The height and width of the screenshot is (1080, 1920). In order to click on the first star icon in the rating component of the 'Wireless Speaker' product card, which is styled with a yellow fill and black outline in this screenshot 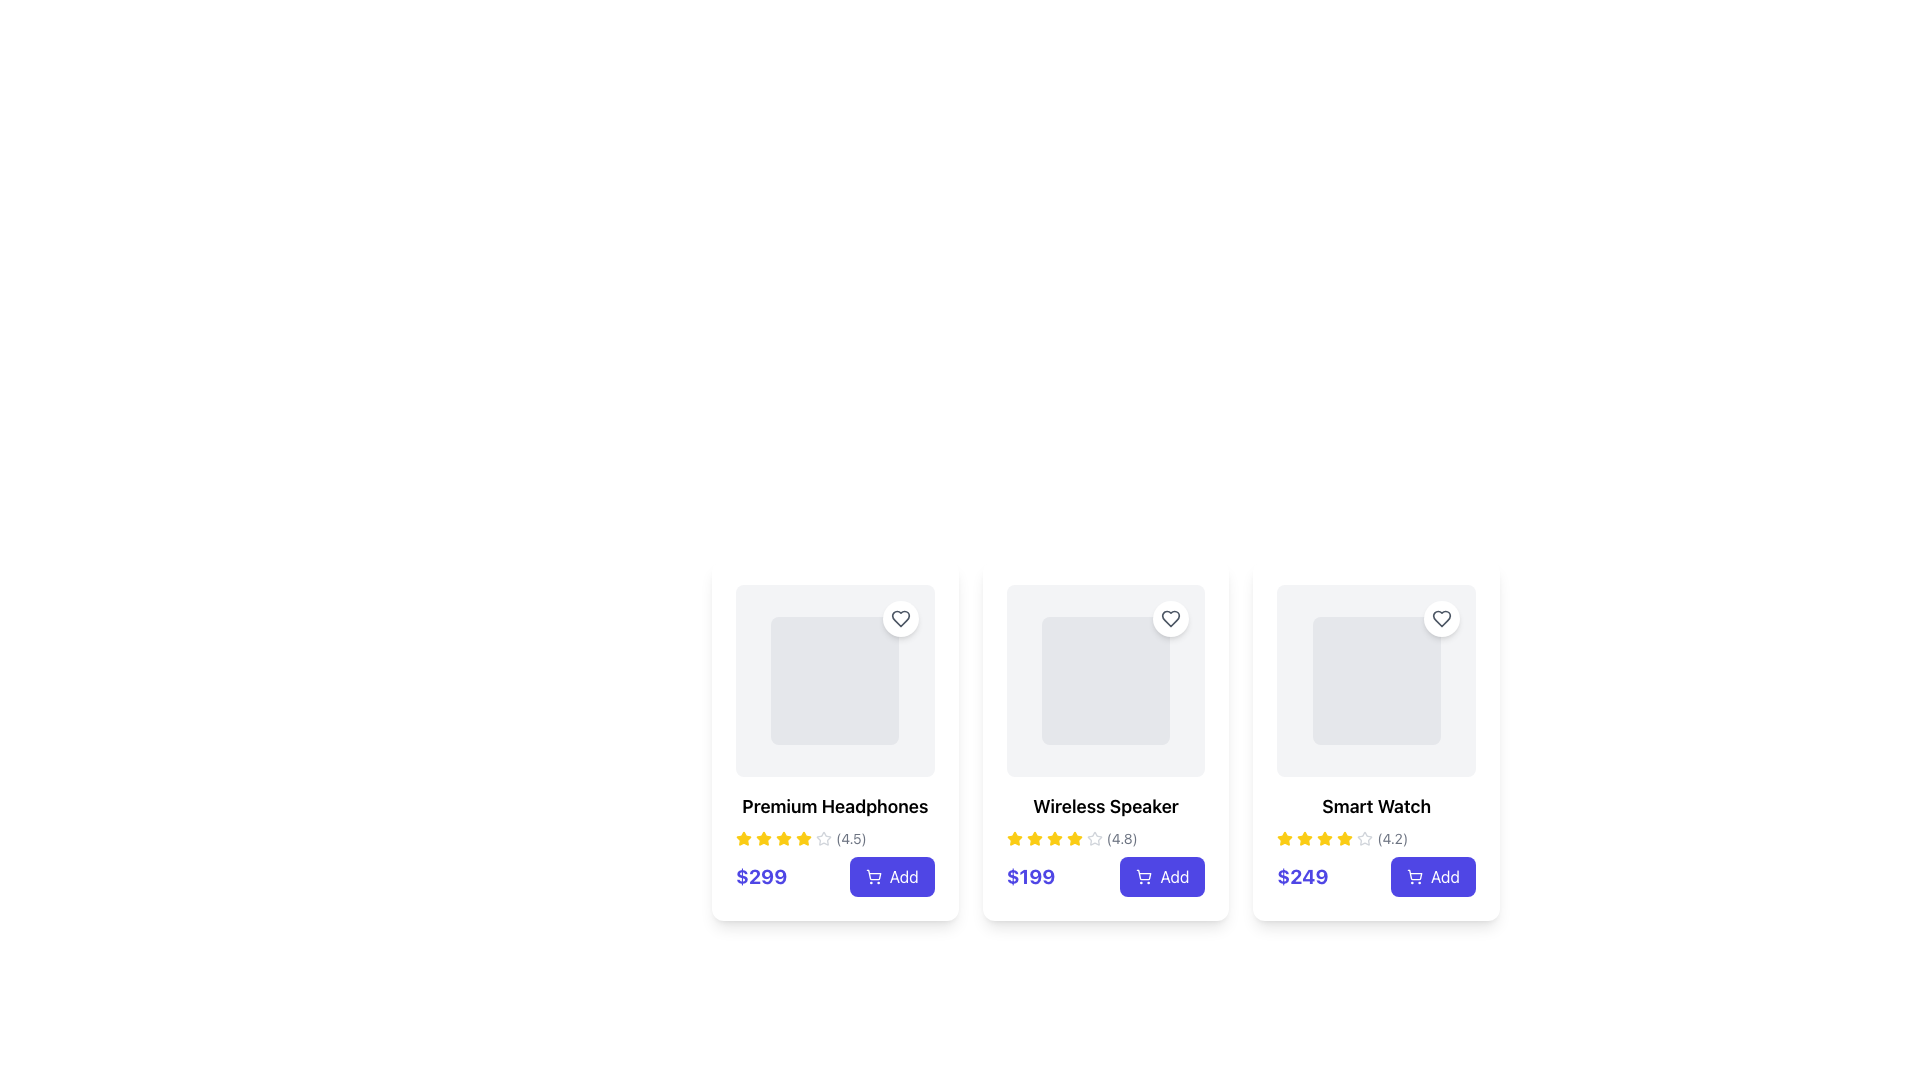, I will do `click(1014, 839)`.